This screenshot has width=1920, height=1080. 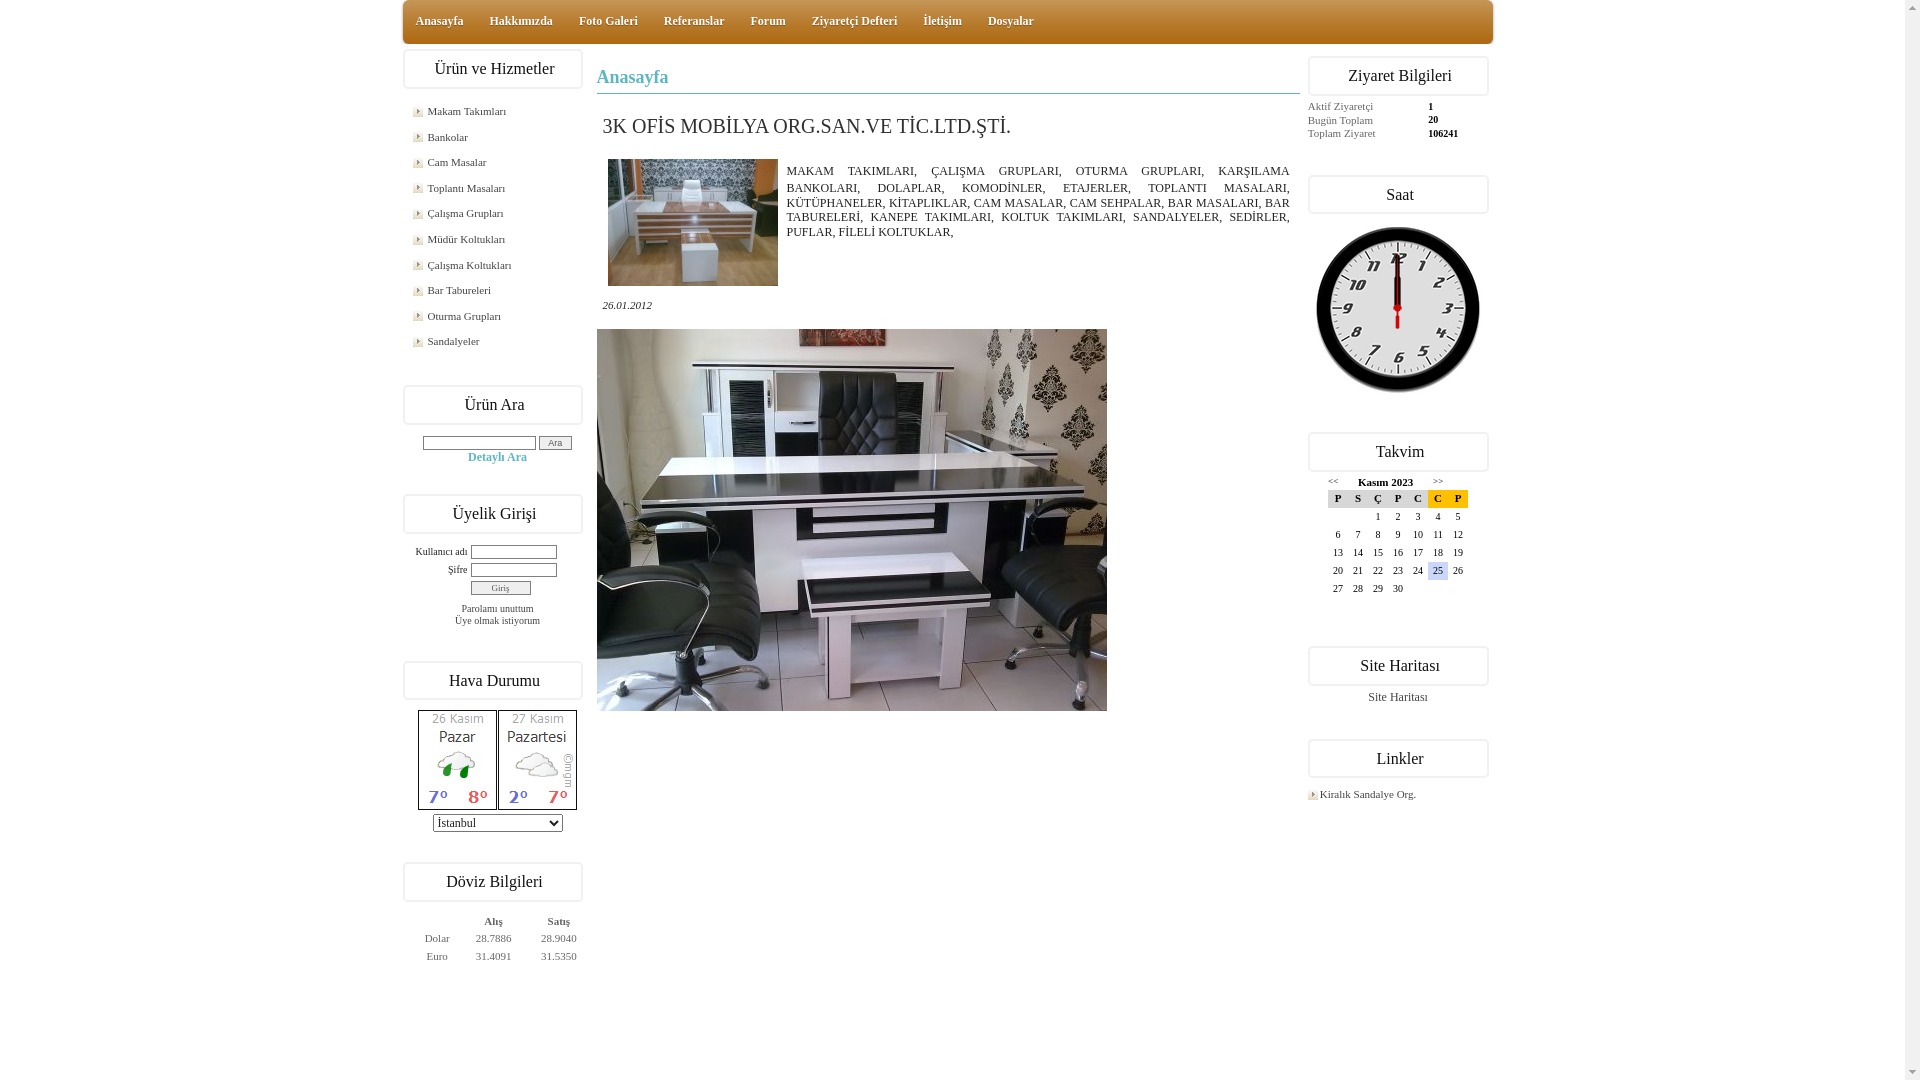 What do you see at coordinates (497, 137) in the screenshot?
I see `'Bankolar'` at bounding box center [497, 137].